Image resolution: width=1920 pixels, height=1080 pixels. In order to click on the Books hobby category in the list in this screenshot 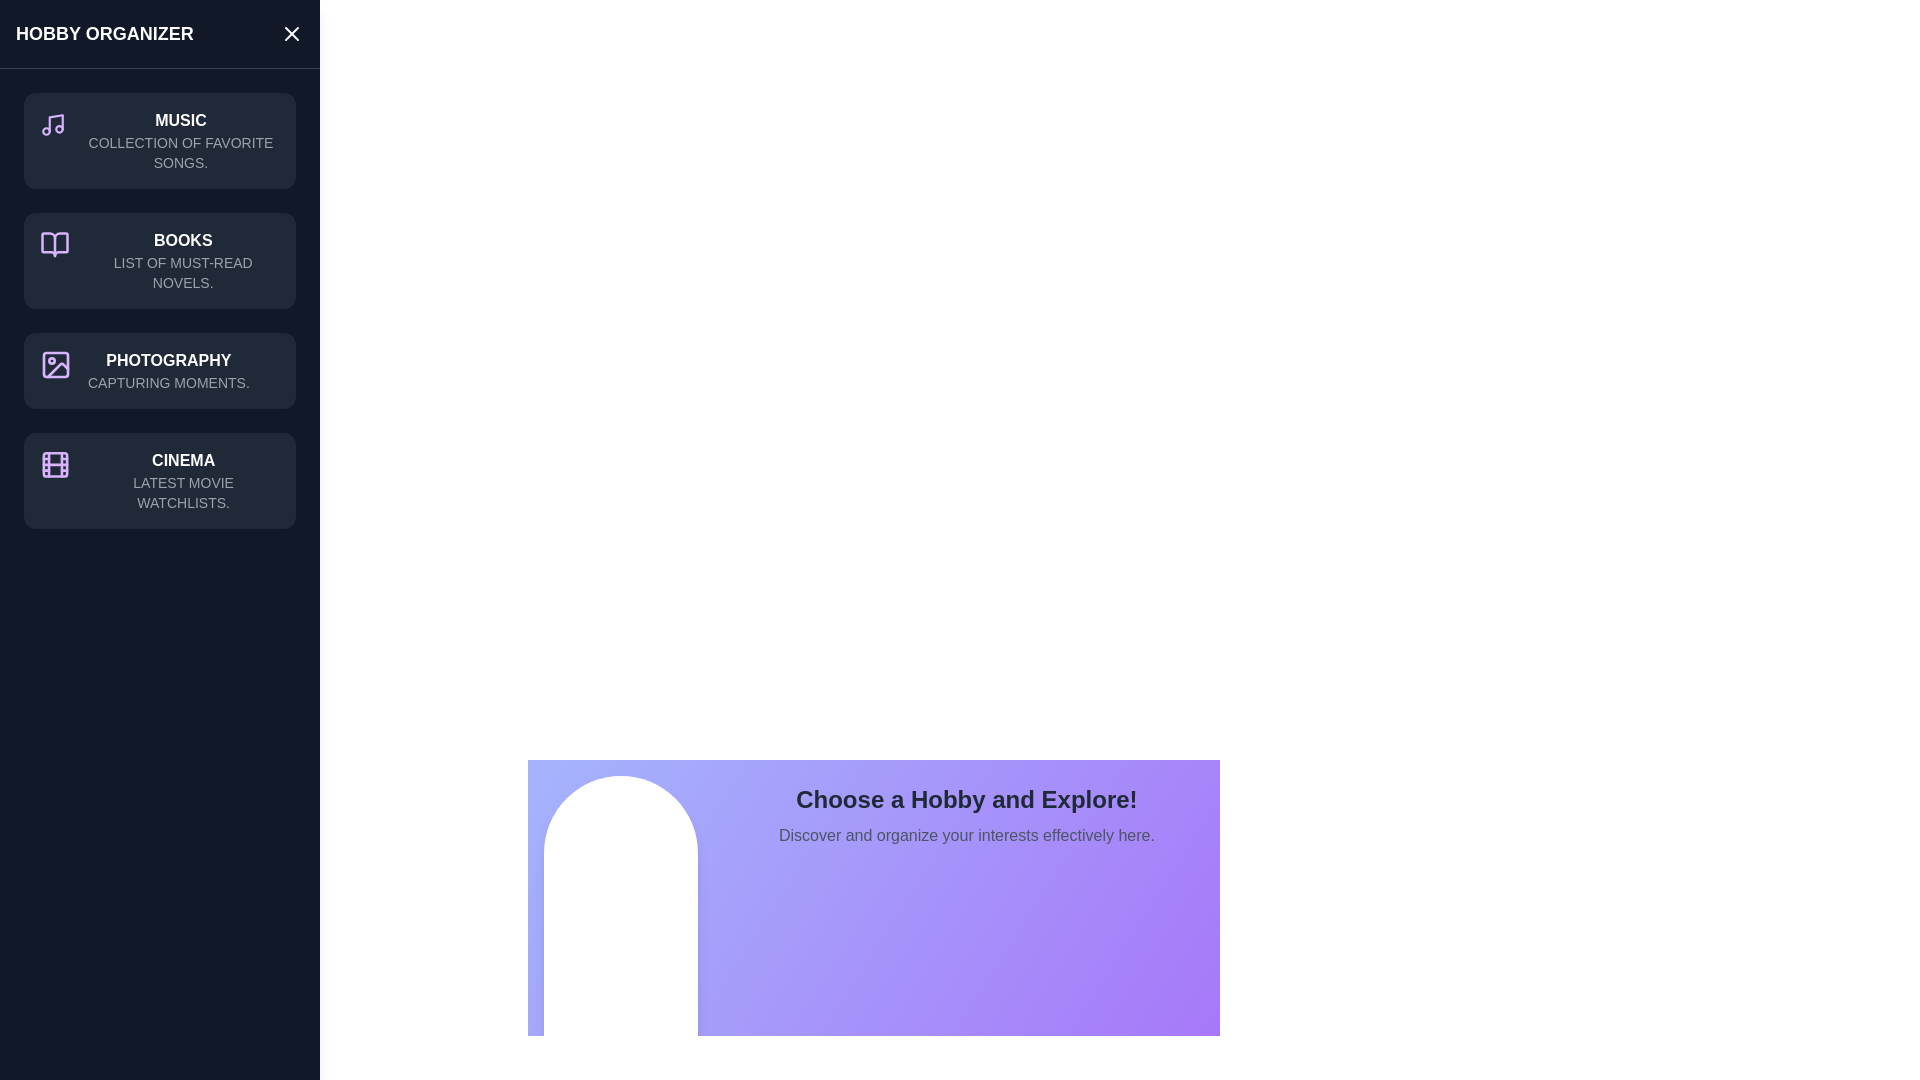, I will do `click(158, 260)`.